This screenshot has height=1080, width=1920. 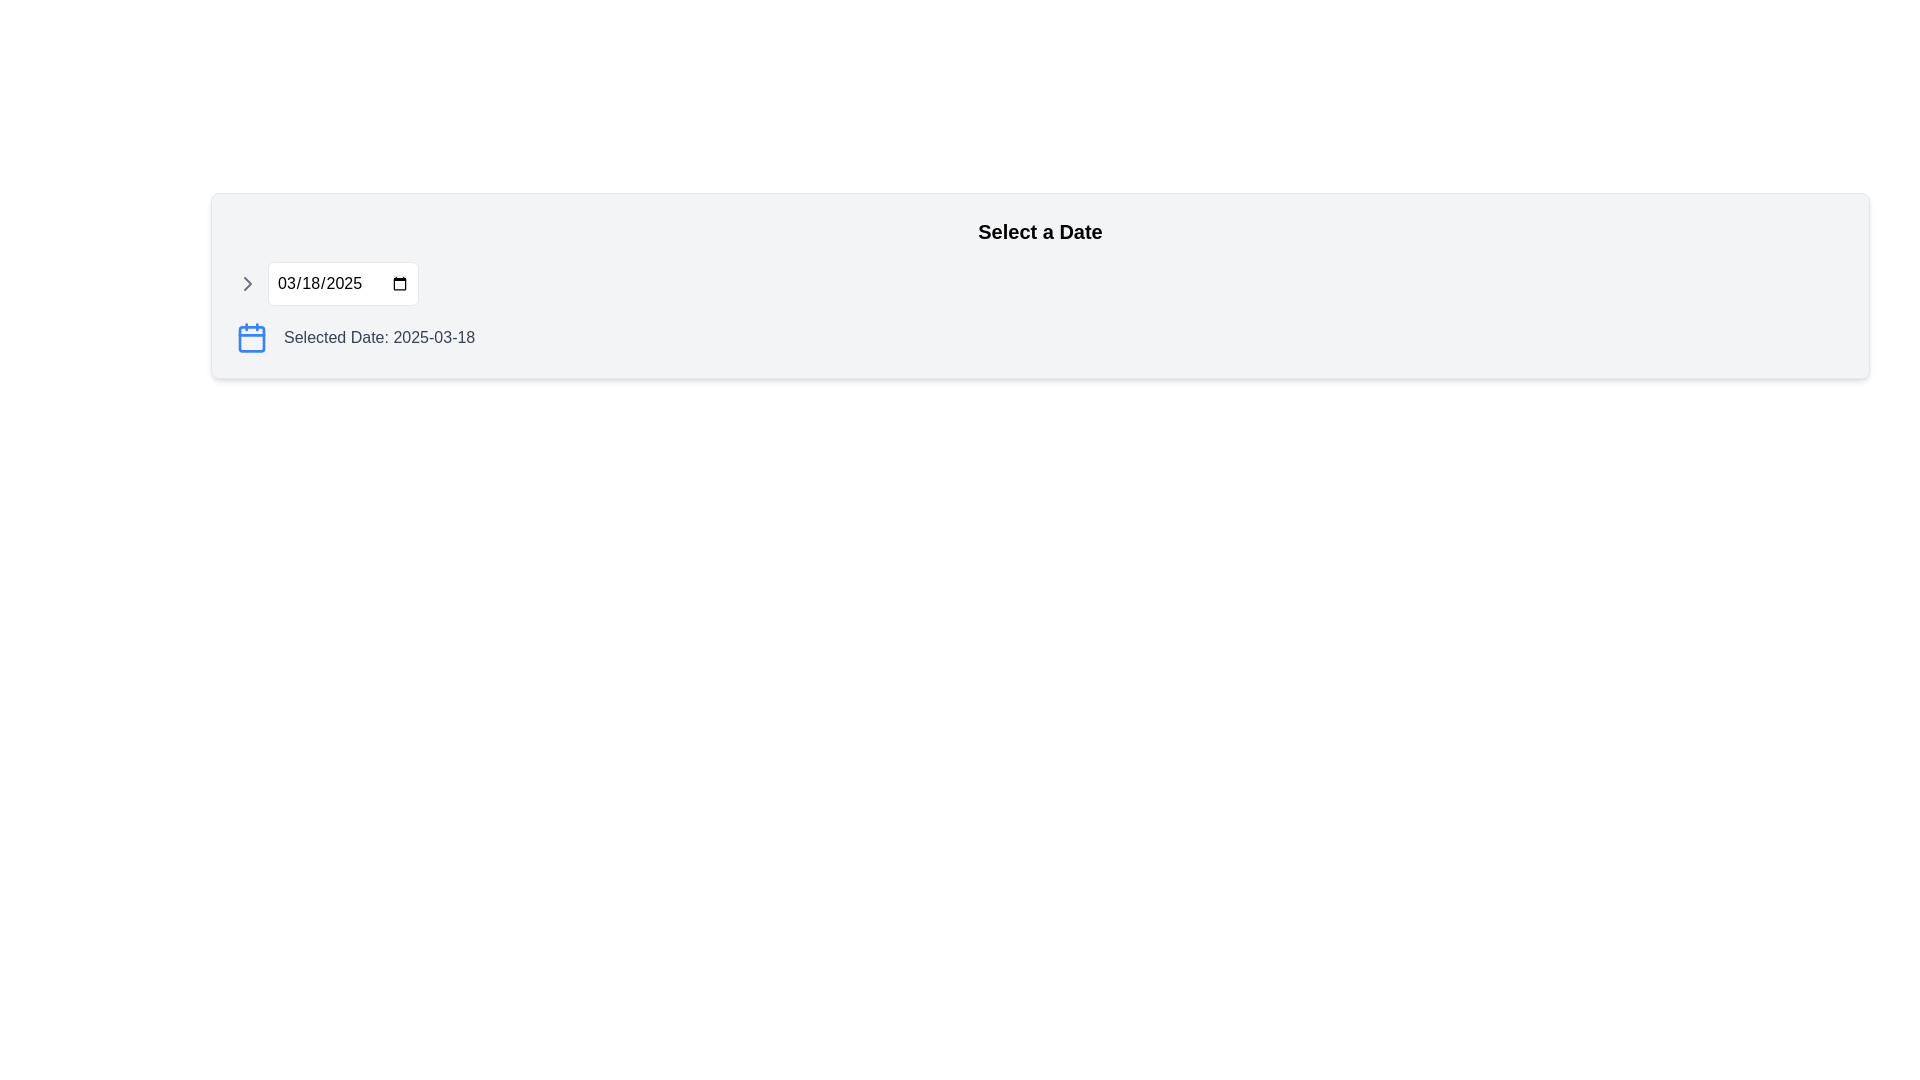 I want to click on the chevron icon located to the left of the date input field labeled '03/18/2025', so click(x=247, y=284).